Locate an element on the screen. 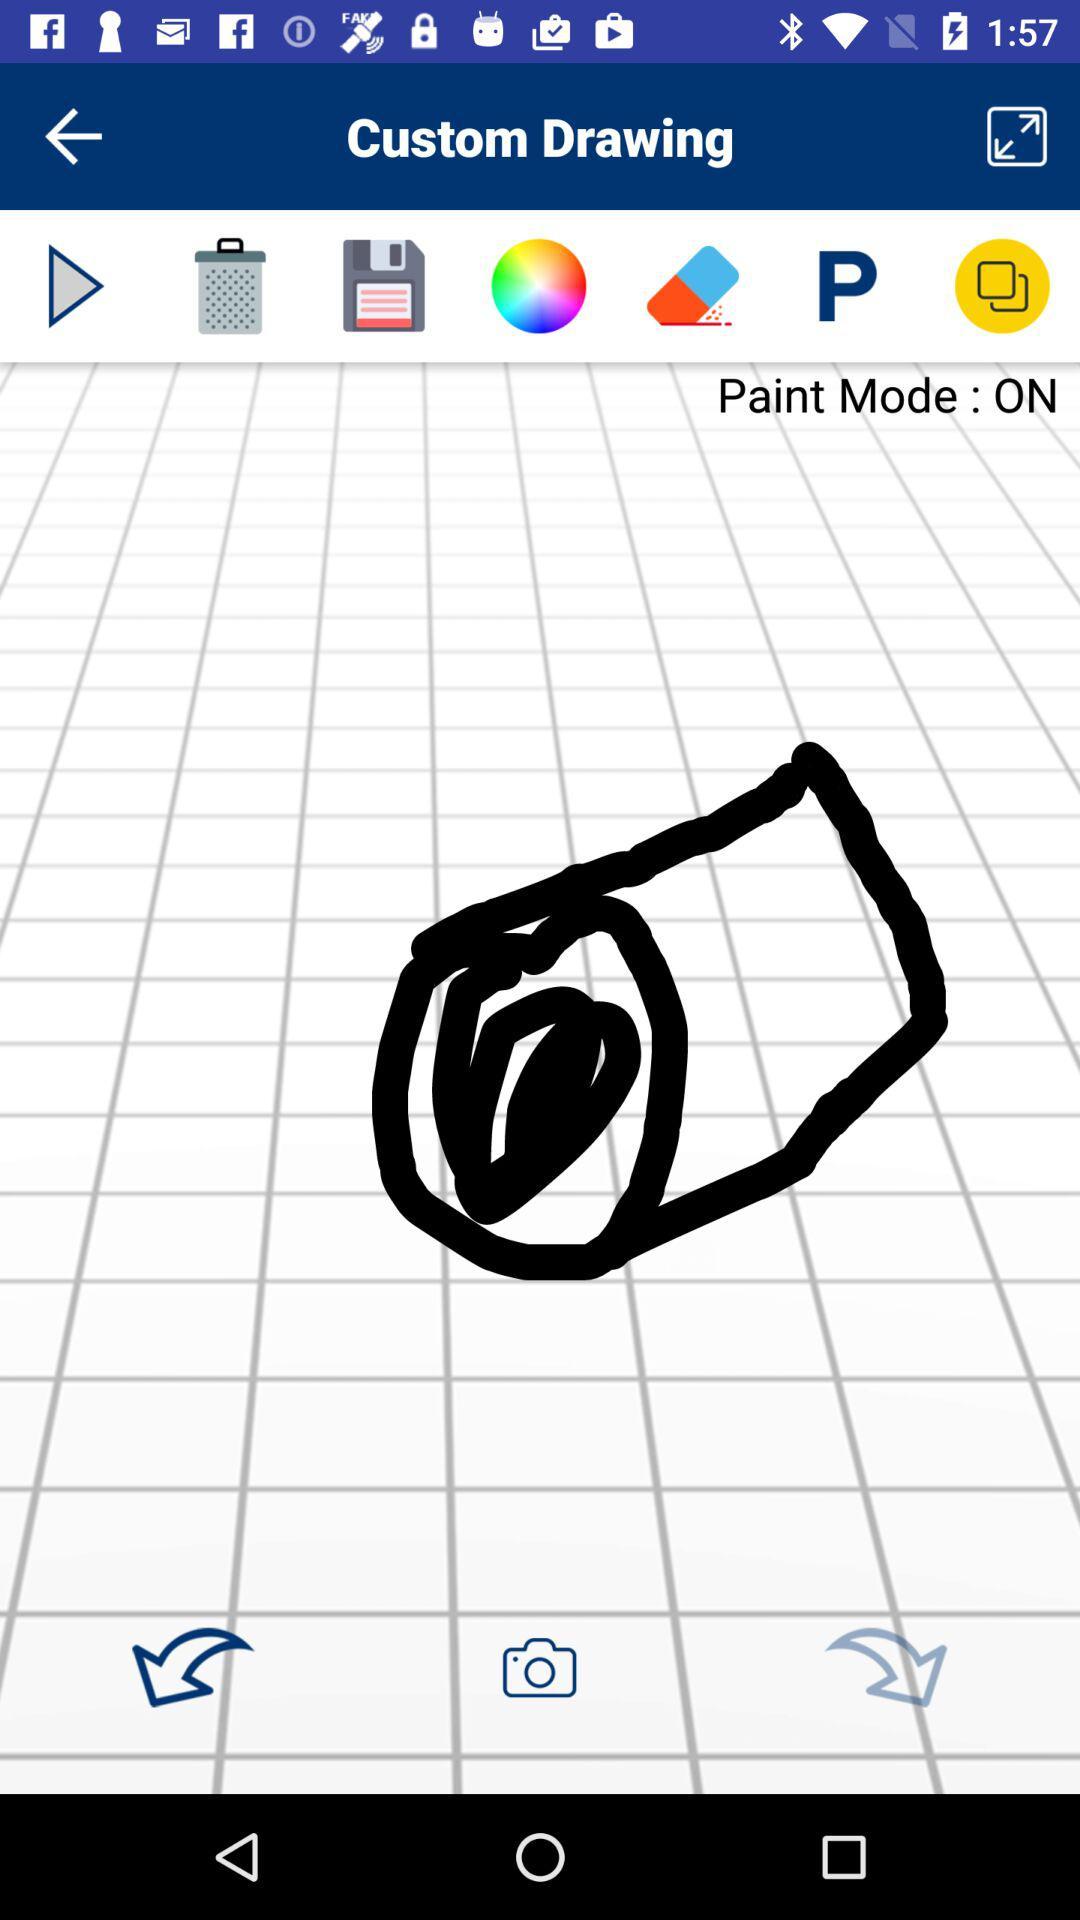 The width and height of the screenshot is (1080, 1920). rotate view is located at coordinates (884, 1668).